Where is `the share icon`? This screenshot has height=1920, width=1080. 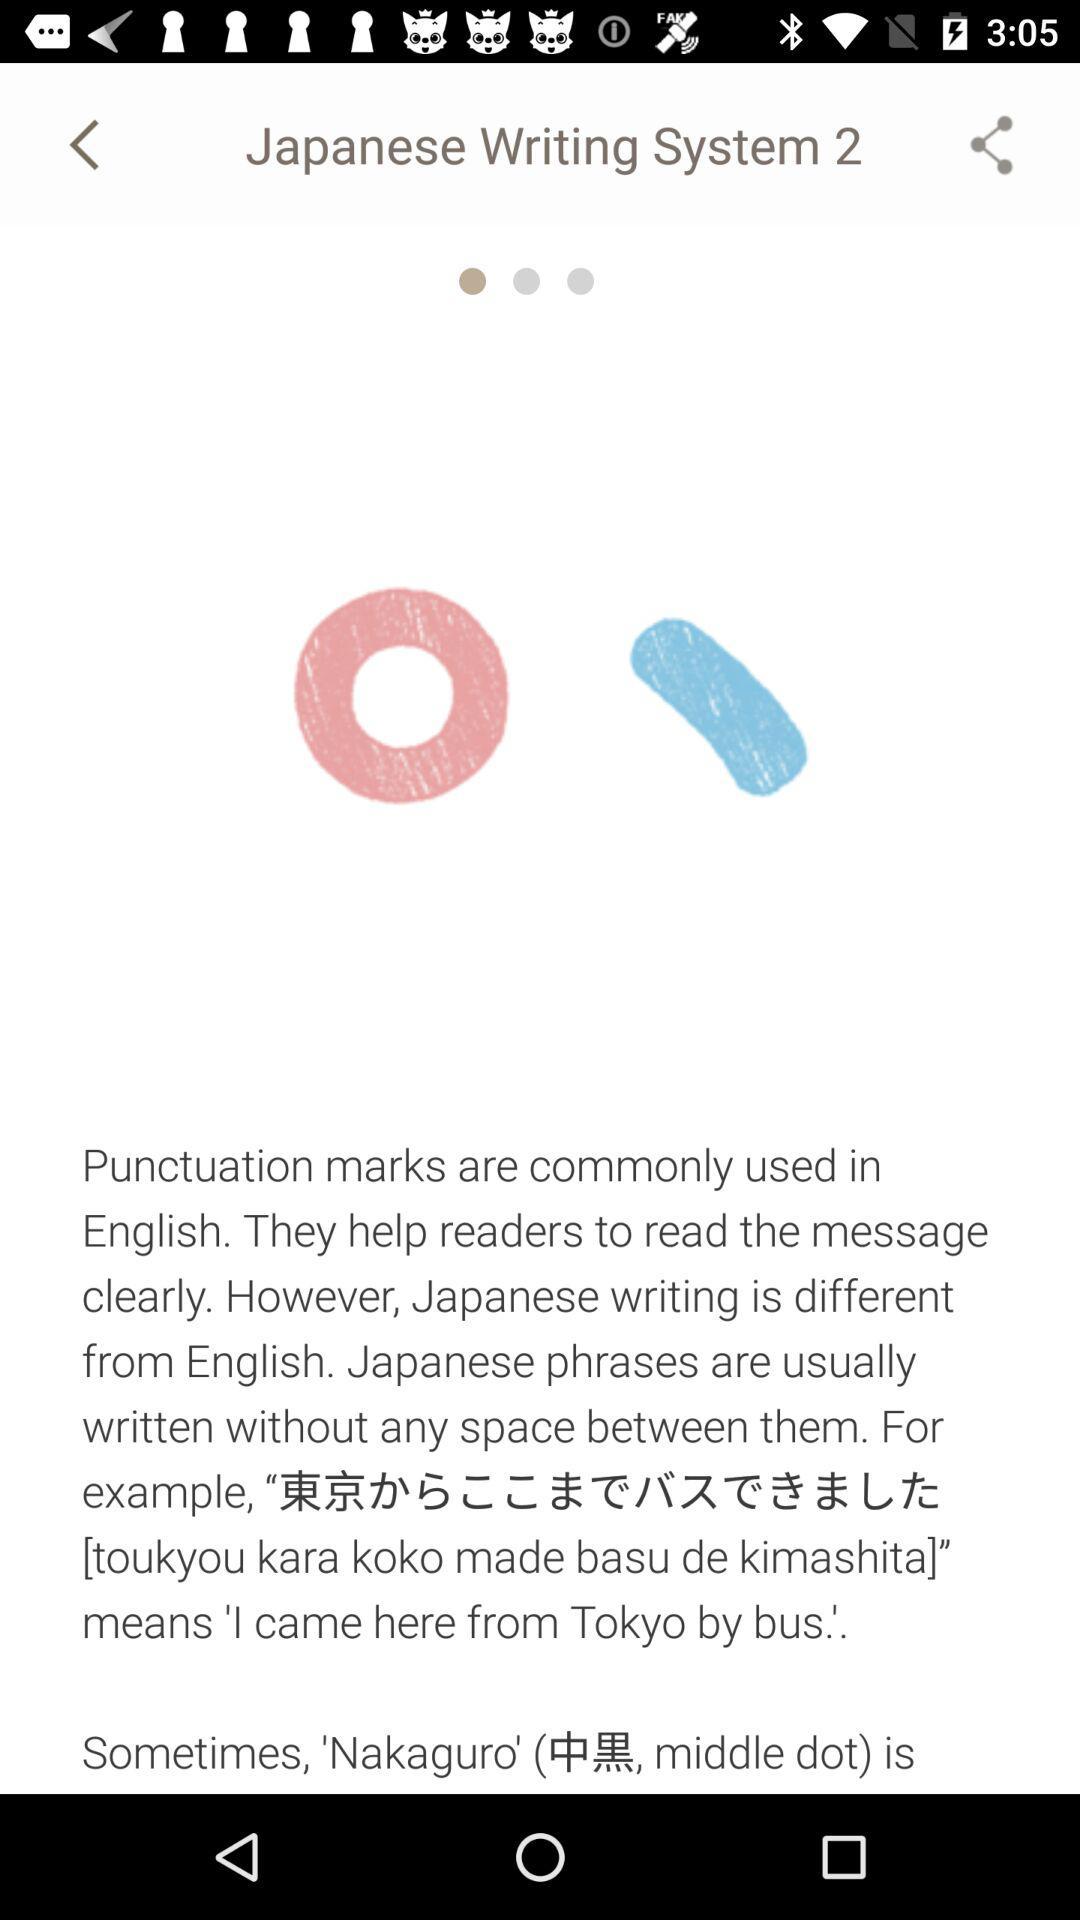 the share icon is located at coordinates (991, 143).